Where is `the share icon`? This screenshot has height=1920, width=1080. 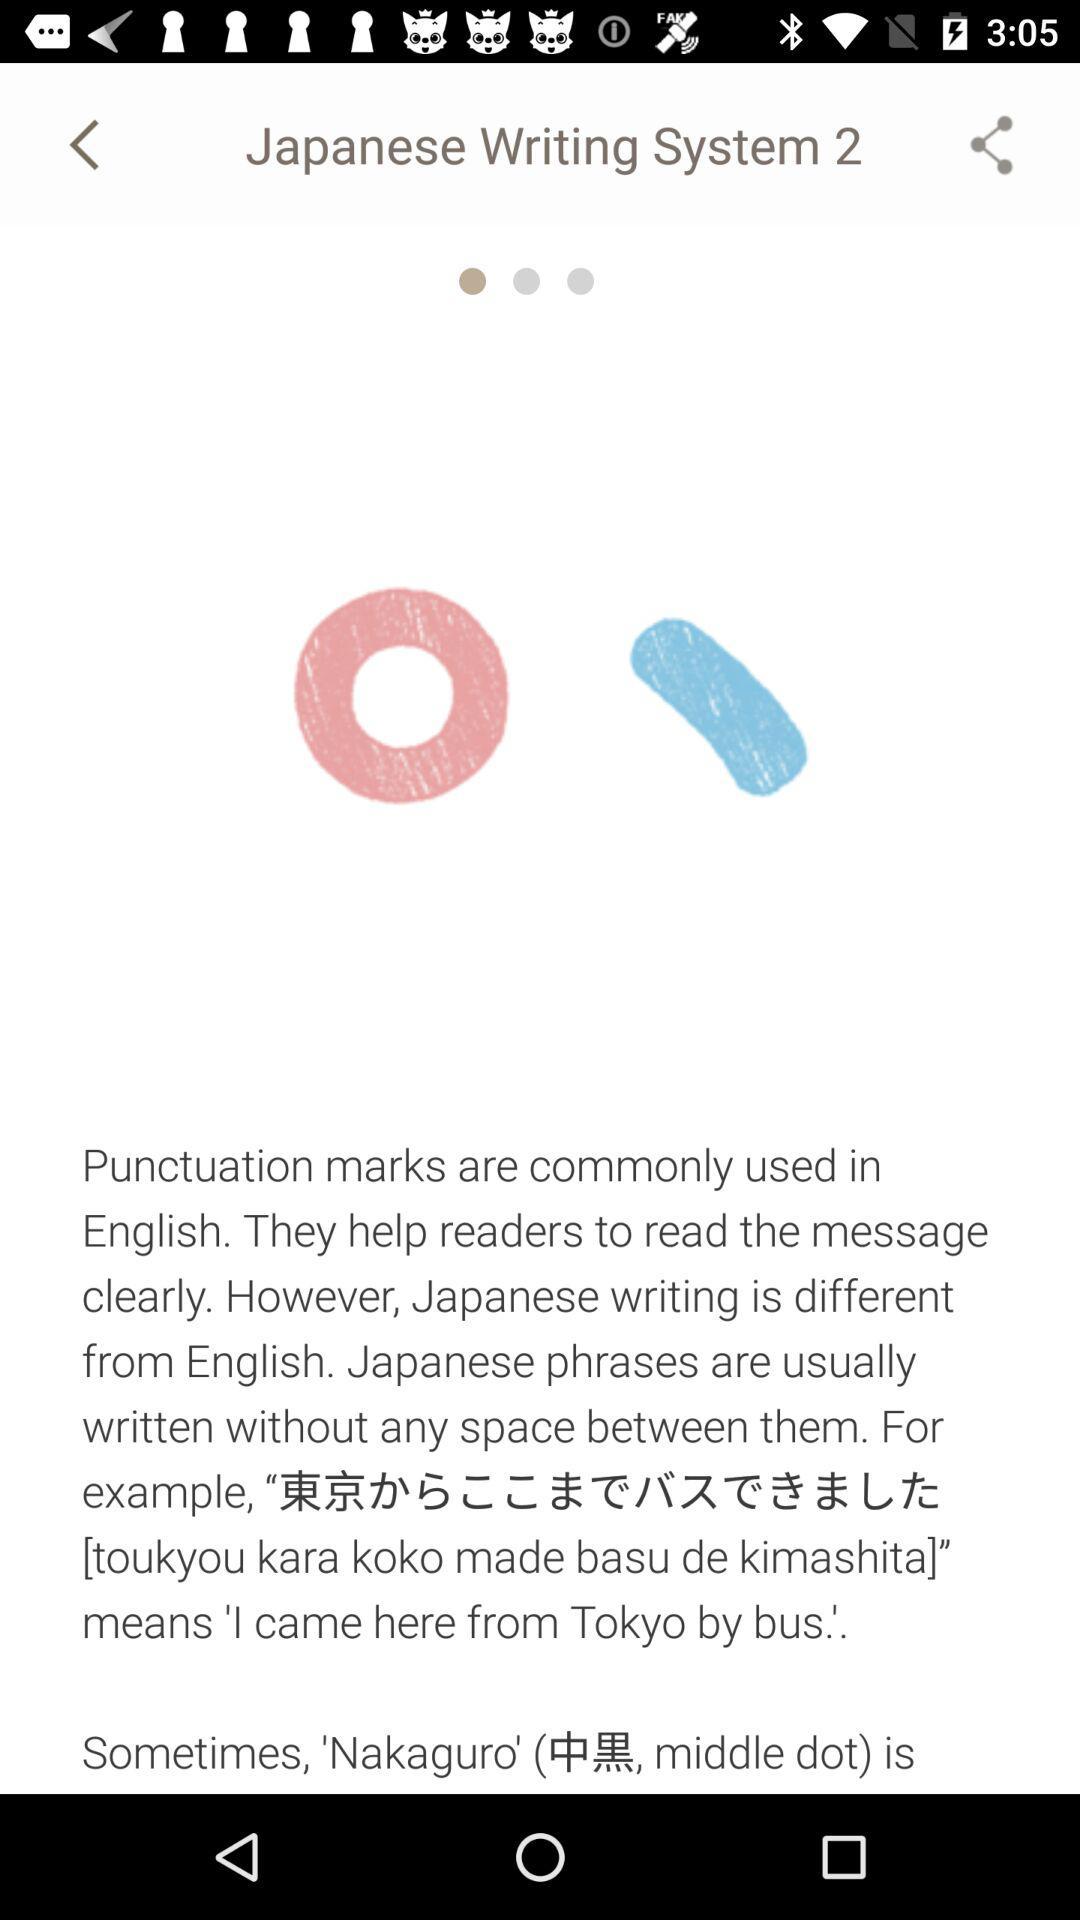 the share icon is located at coordinates (991, 143).